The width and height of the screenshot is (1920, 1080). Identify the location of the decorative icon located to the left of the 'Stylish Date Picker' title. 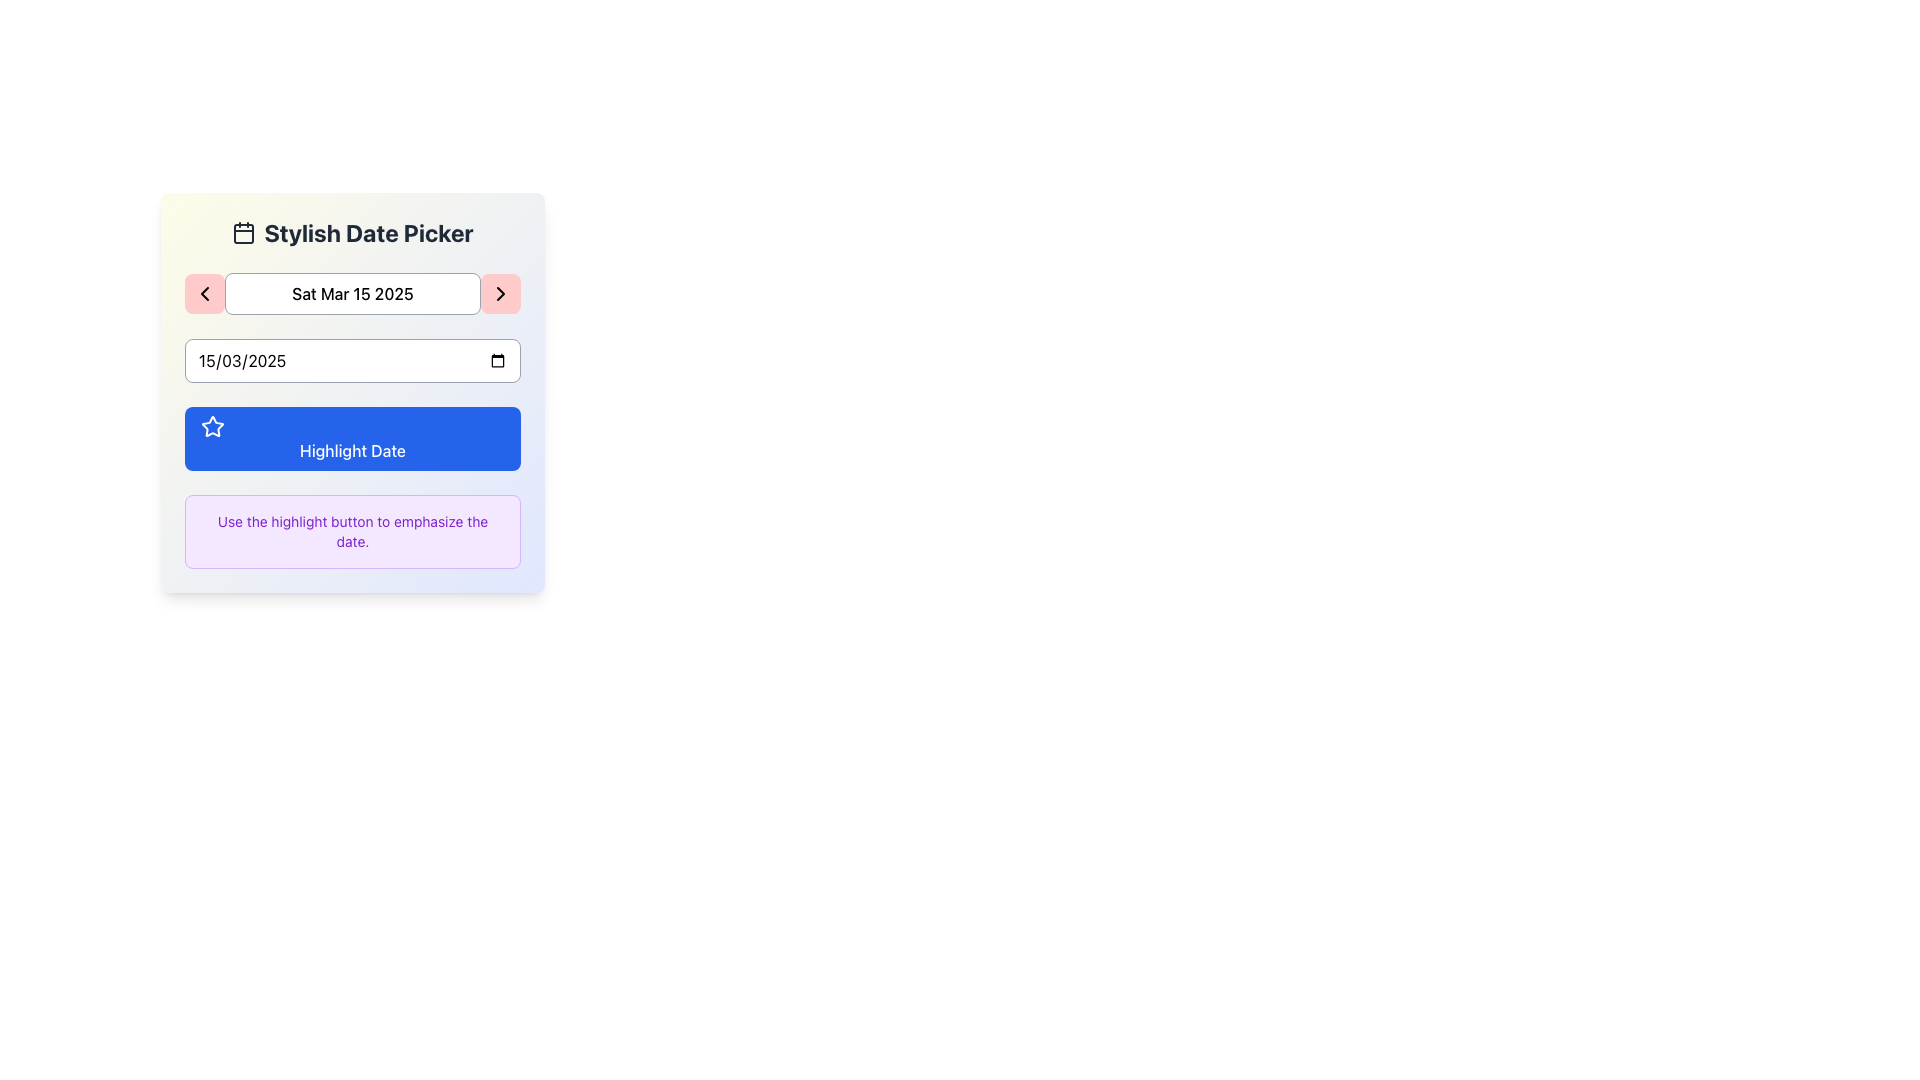
(243, 231).